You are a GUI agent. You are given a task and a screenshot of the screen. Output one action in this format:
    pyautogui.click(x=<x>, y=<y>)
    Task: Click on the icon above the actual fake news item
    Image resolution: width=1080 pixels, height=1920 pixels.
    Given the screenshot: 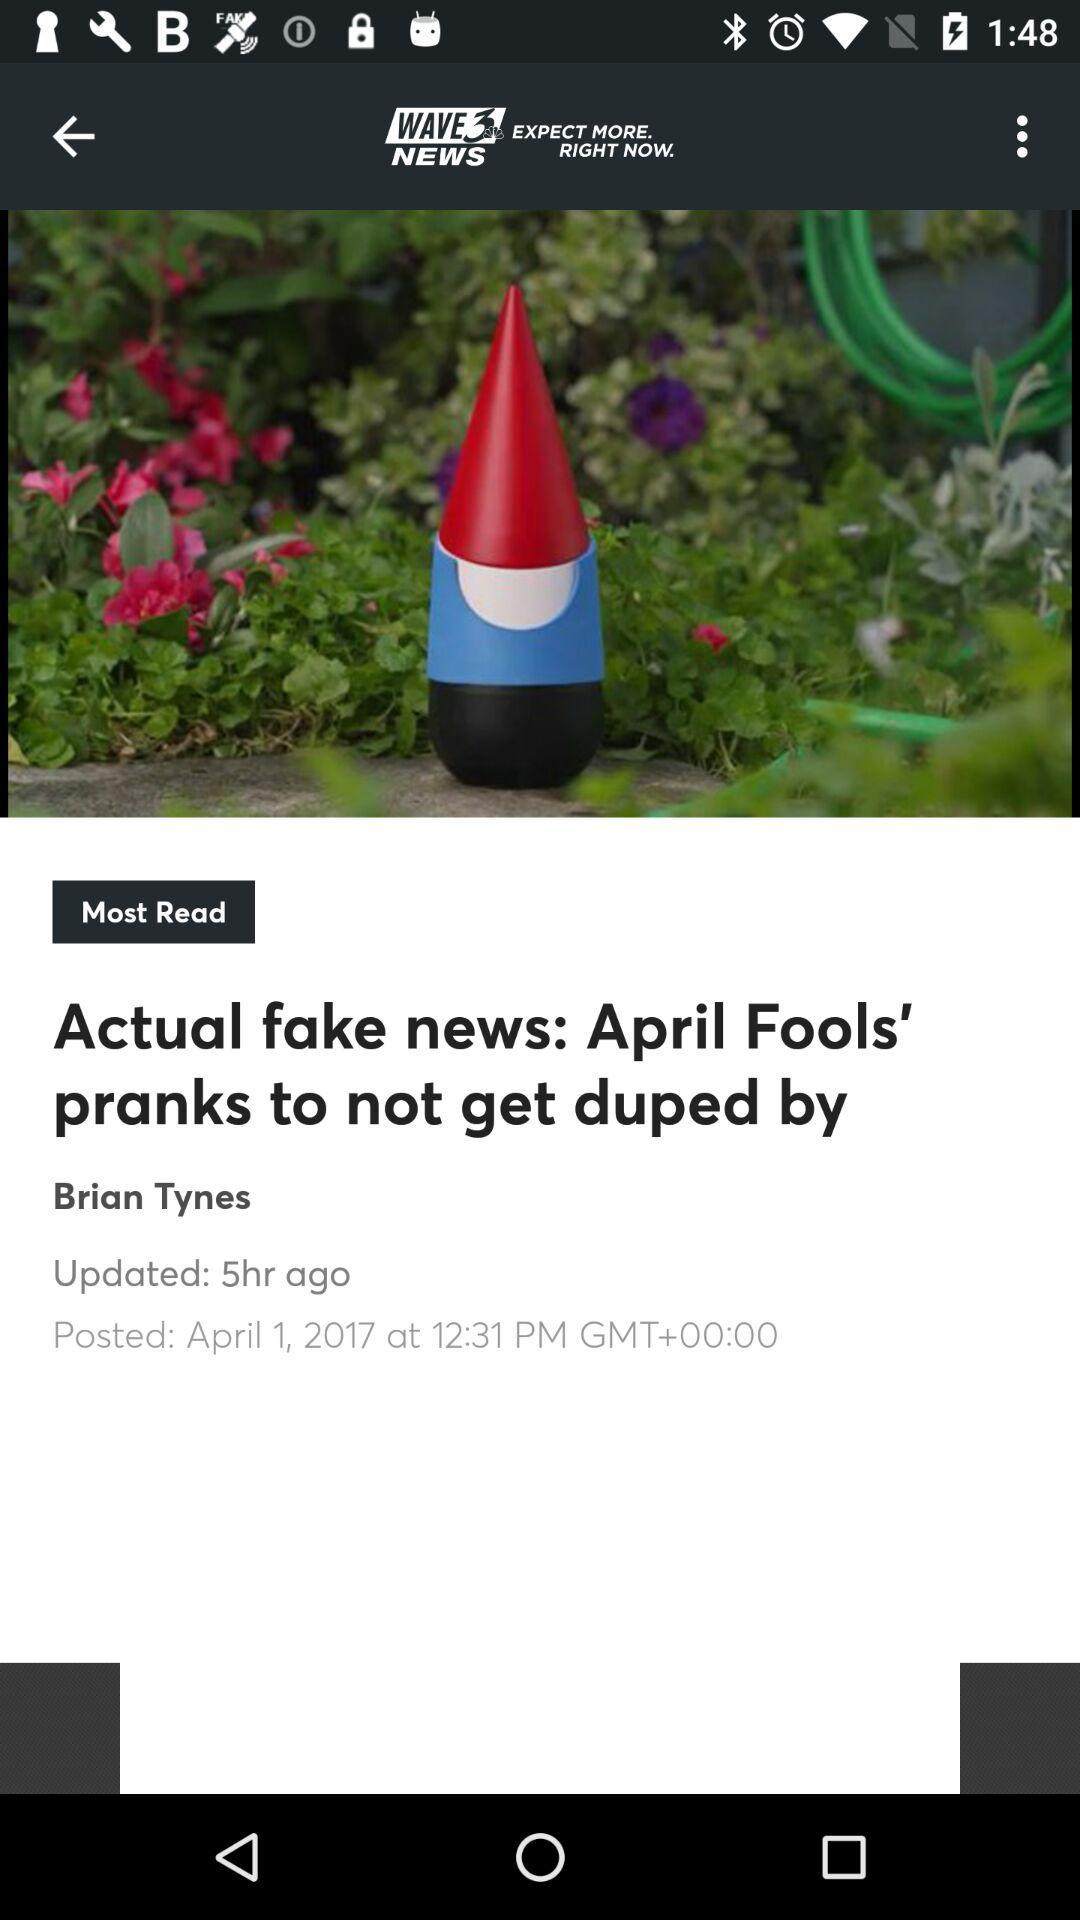 What is the action you would take?
    pyautogui.click(x=152, y=911)
    